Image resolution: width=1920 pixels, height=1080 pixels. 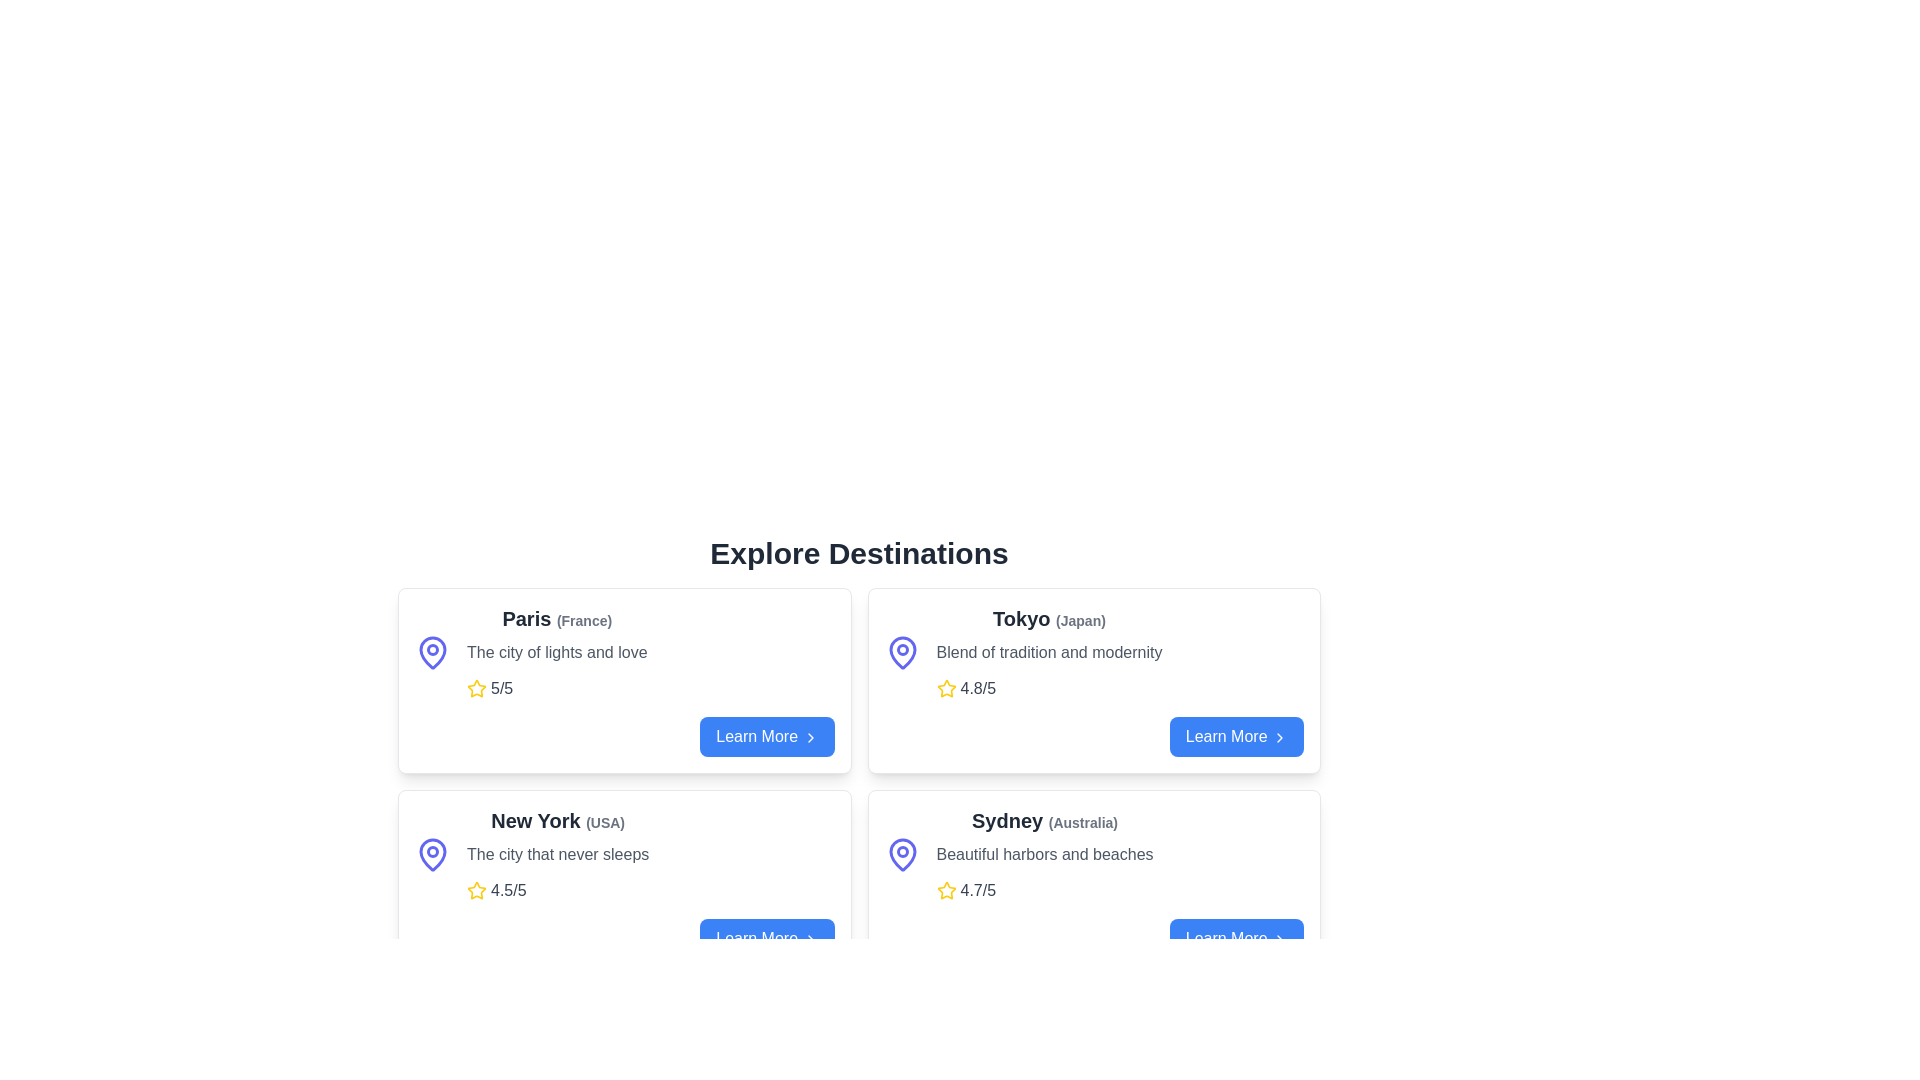 I want to click on the rating display indicating a perfect score of 5 out of 5 for 'Paris (France)', located beneath the subtitle 'The city of lights and love', so click(x=557, y=688).